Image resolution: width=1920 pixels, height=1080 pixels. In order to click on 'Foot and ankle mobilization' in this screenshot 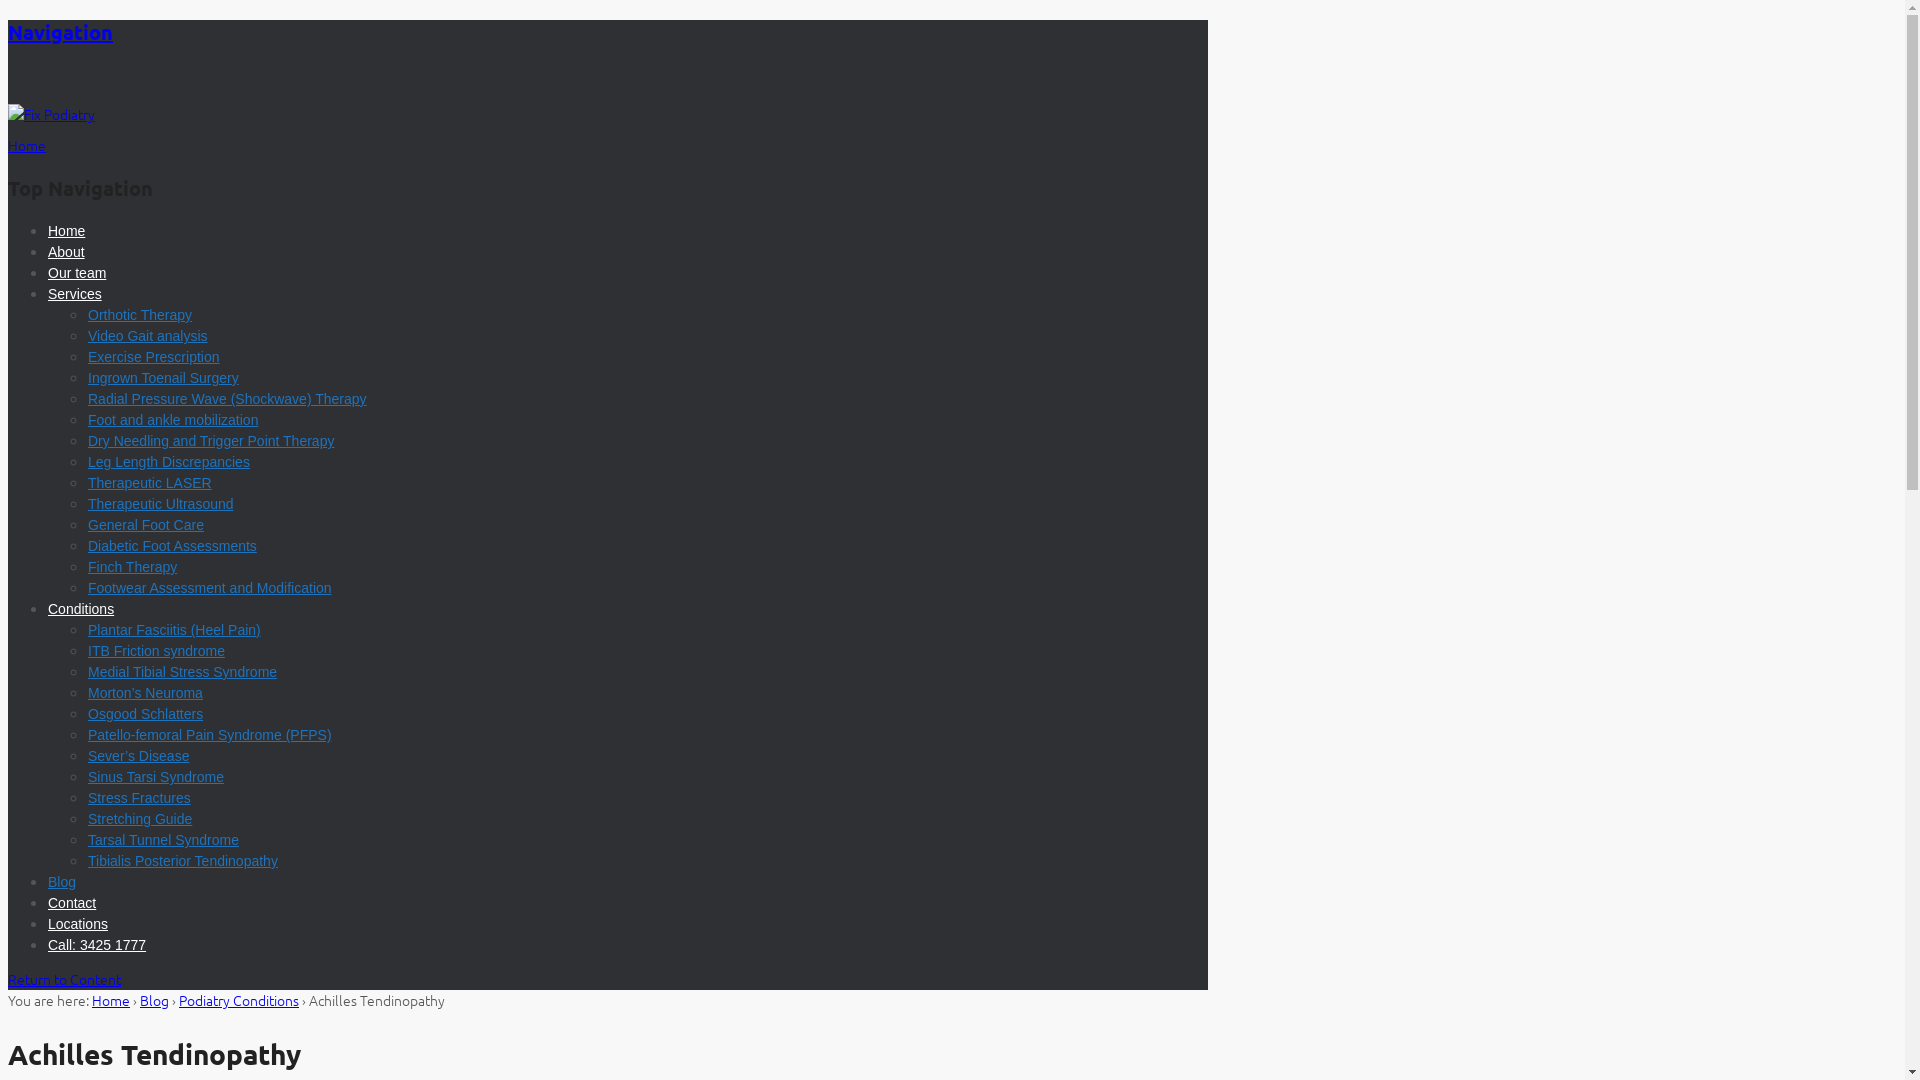, I will do `click(172, 419)`.